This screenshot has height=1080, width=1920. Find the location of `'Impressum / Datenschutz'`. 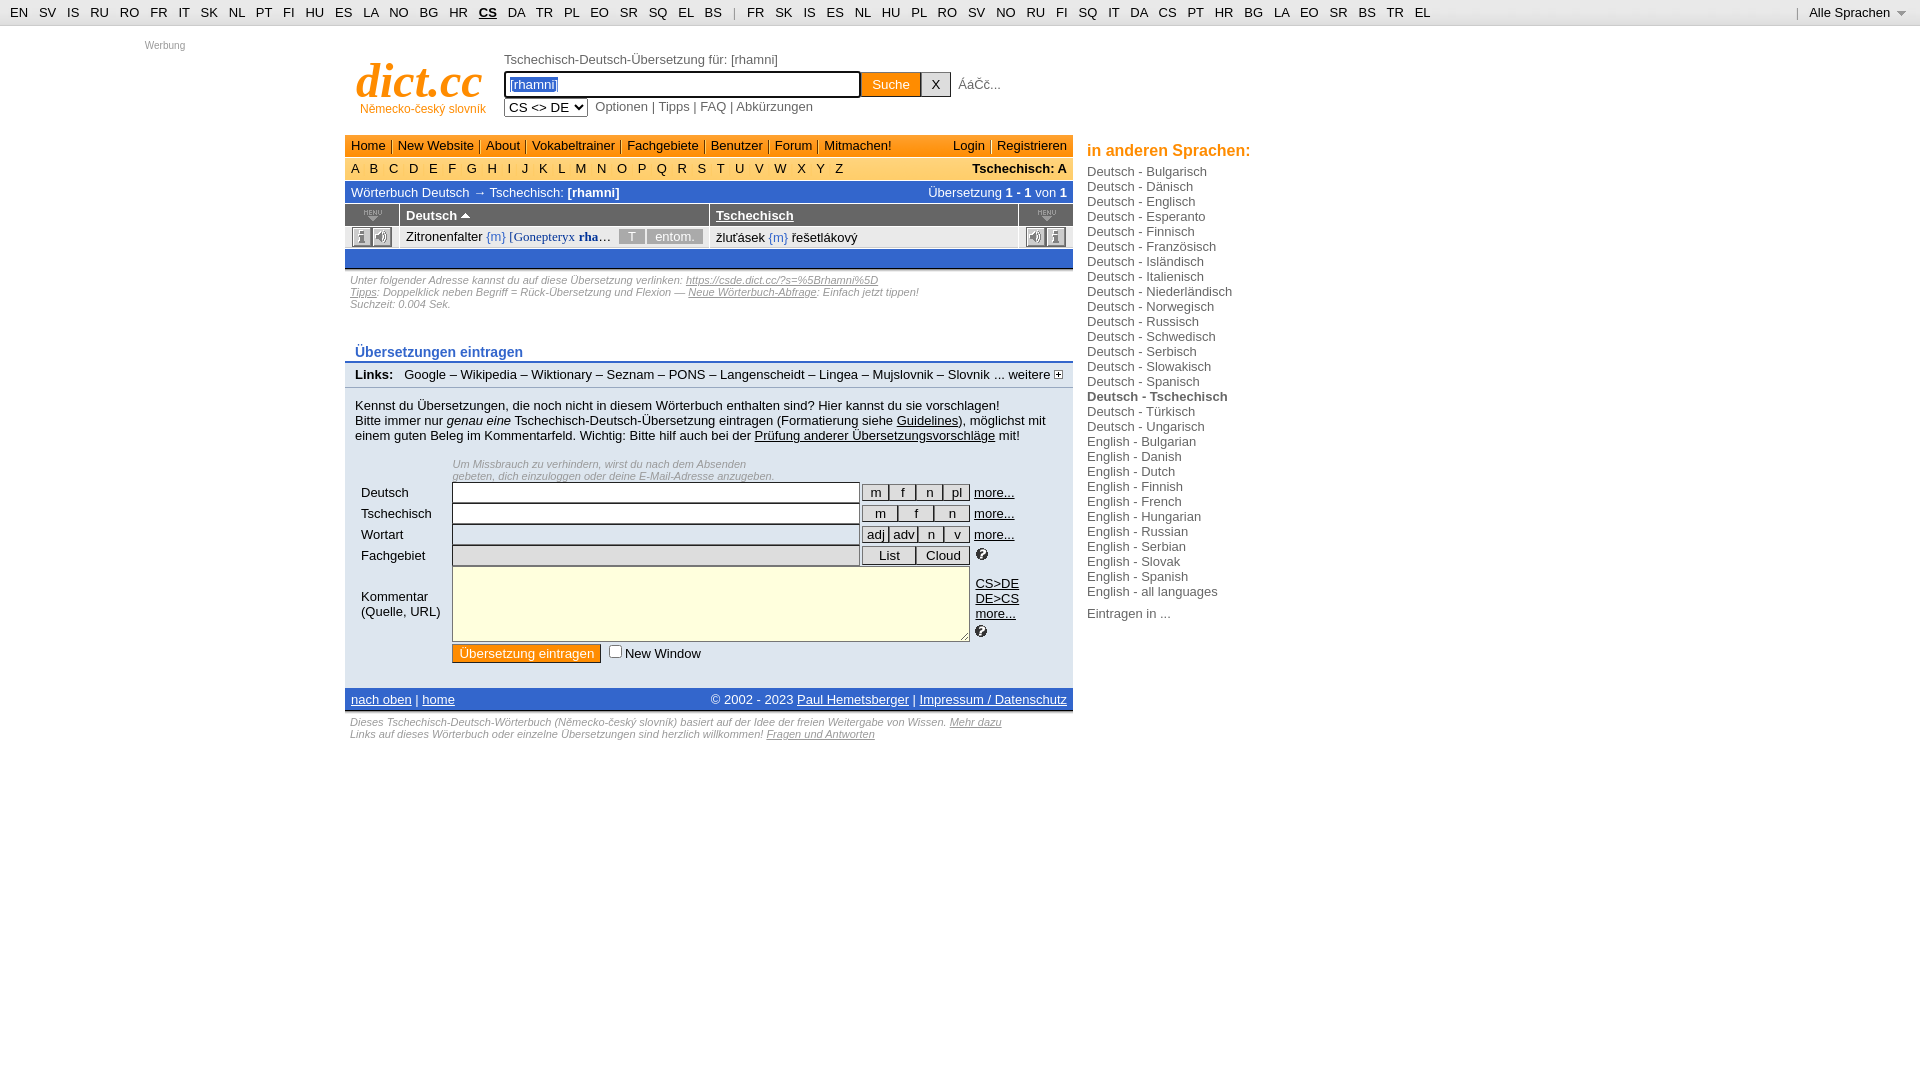

'Impressum / Datenschutz' is located at coordinates (993, 698).